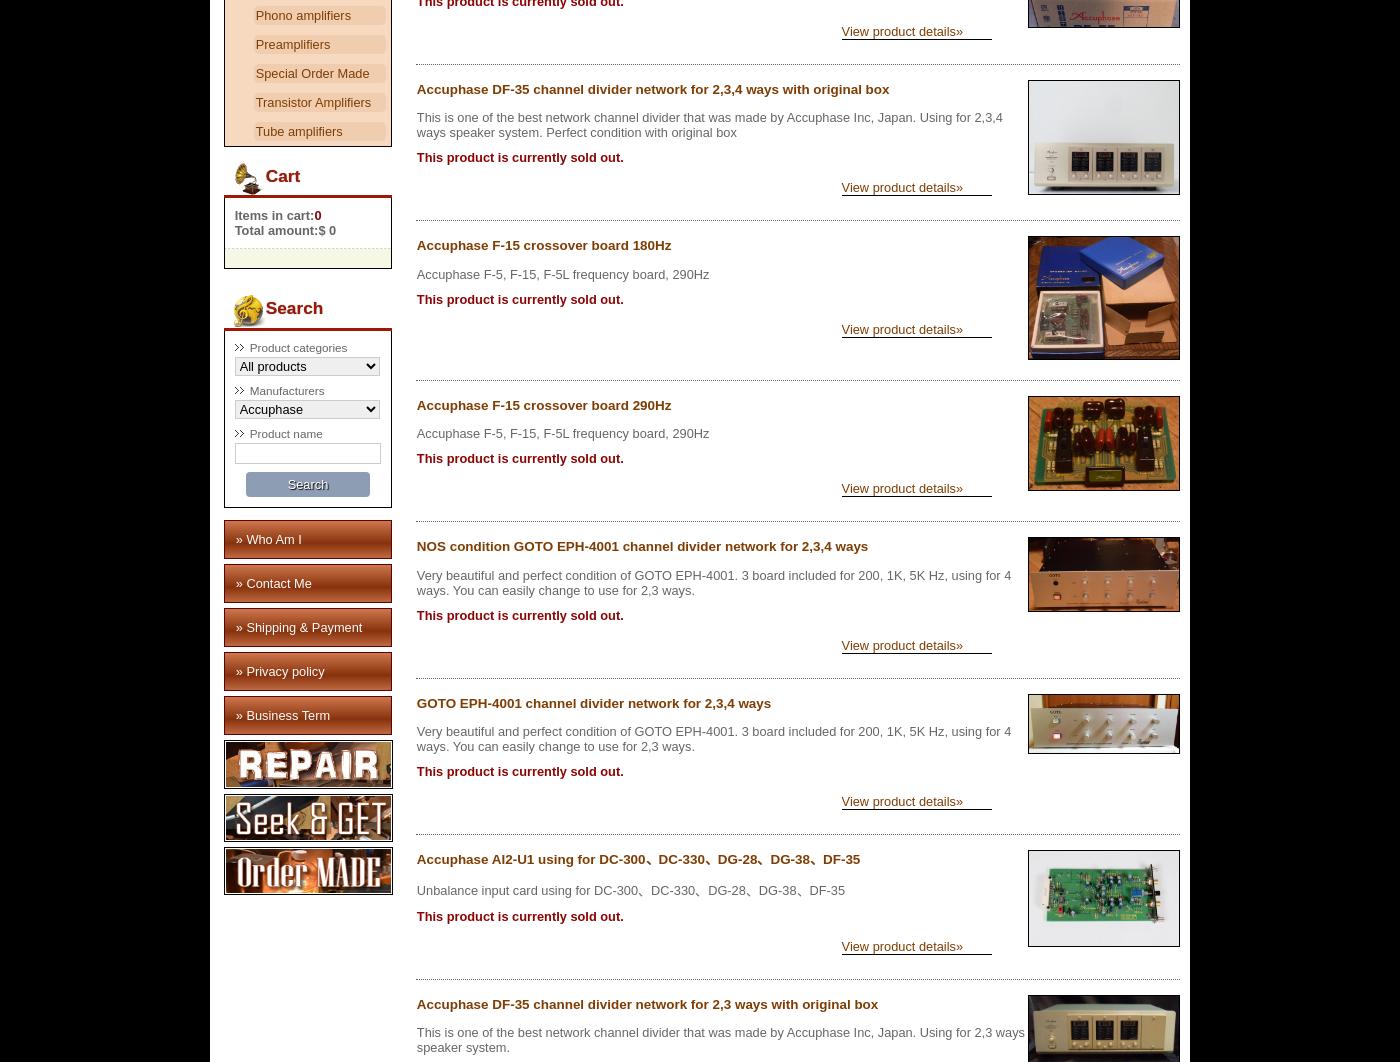 This screenshot has width=1400, height=1062. What do you see at coordinates (719, 1039) in the screenshot?
I see `'This is one of the best network channel divider that was made by Accuphase Inc, Japan. Using for 2,3 ways speaker system.'` at bounding box center [719, 1039].